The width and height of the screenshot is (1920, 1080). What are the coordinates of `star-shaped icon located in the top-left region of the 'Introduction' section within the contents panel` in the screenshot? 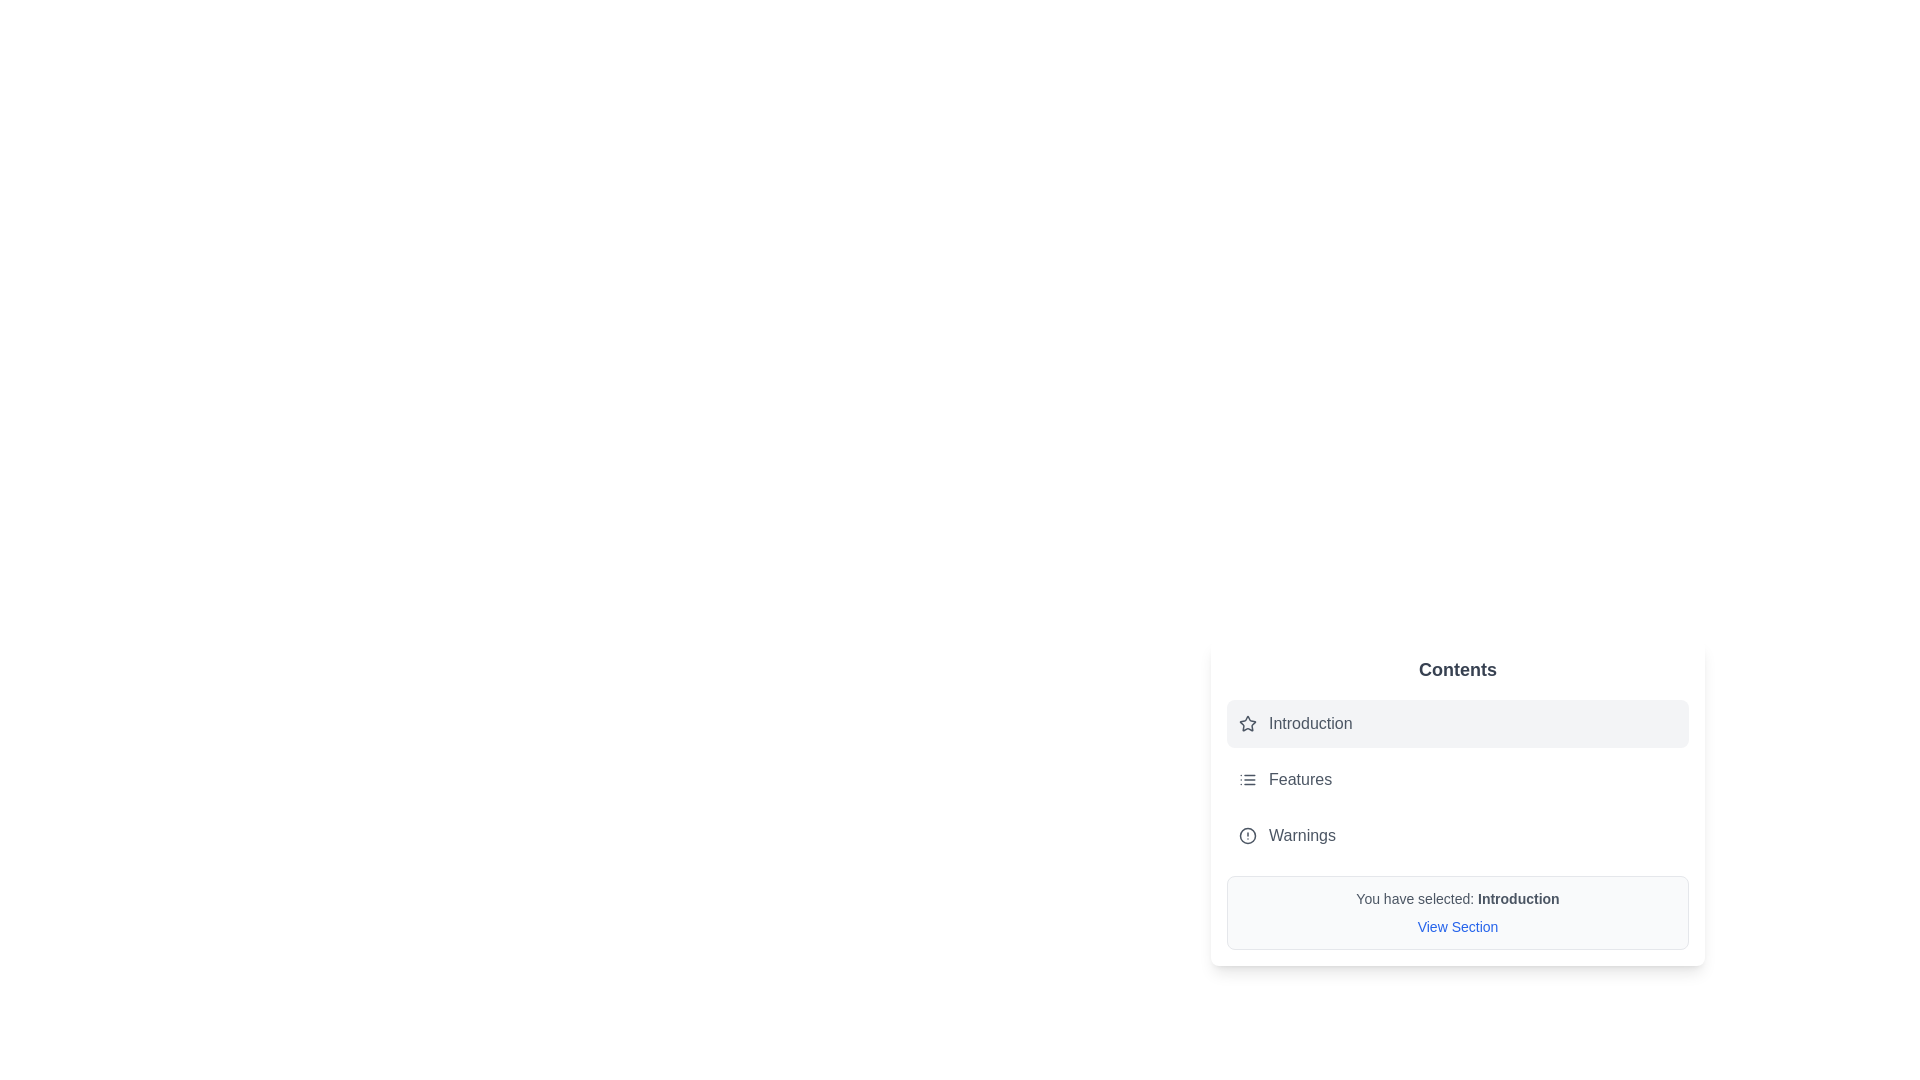 It's located at (1247, 723).